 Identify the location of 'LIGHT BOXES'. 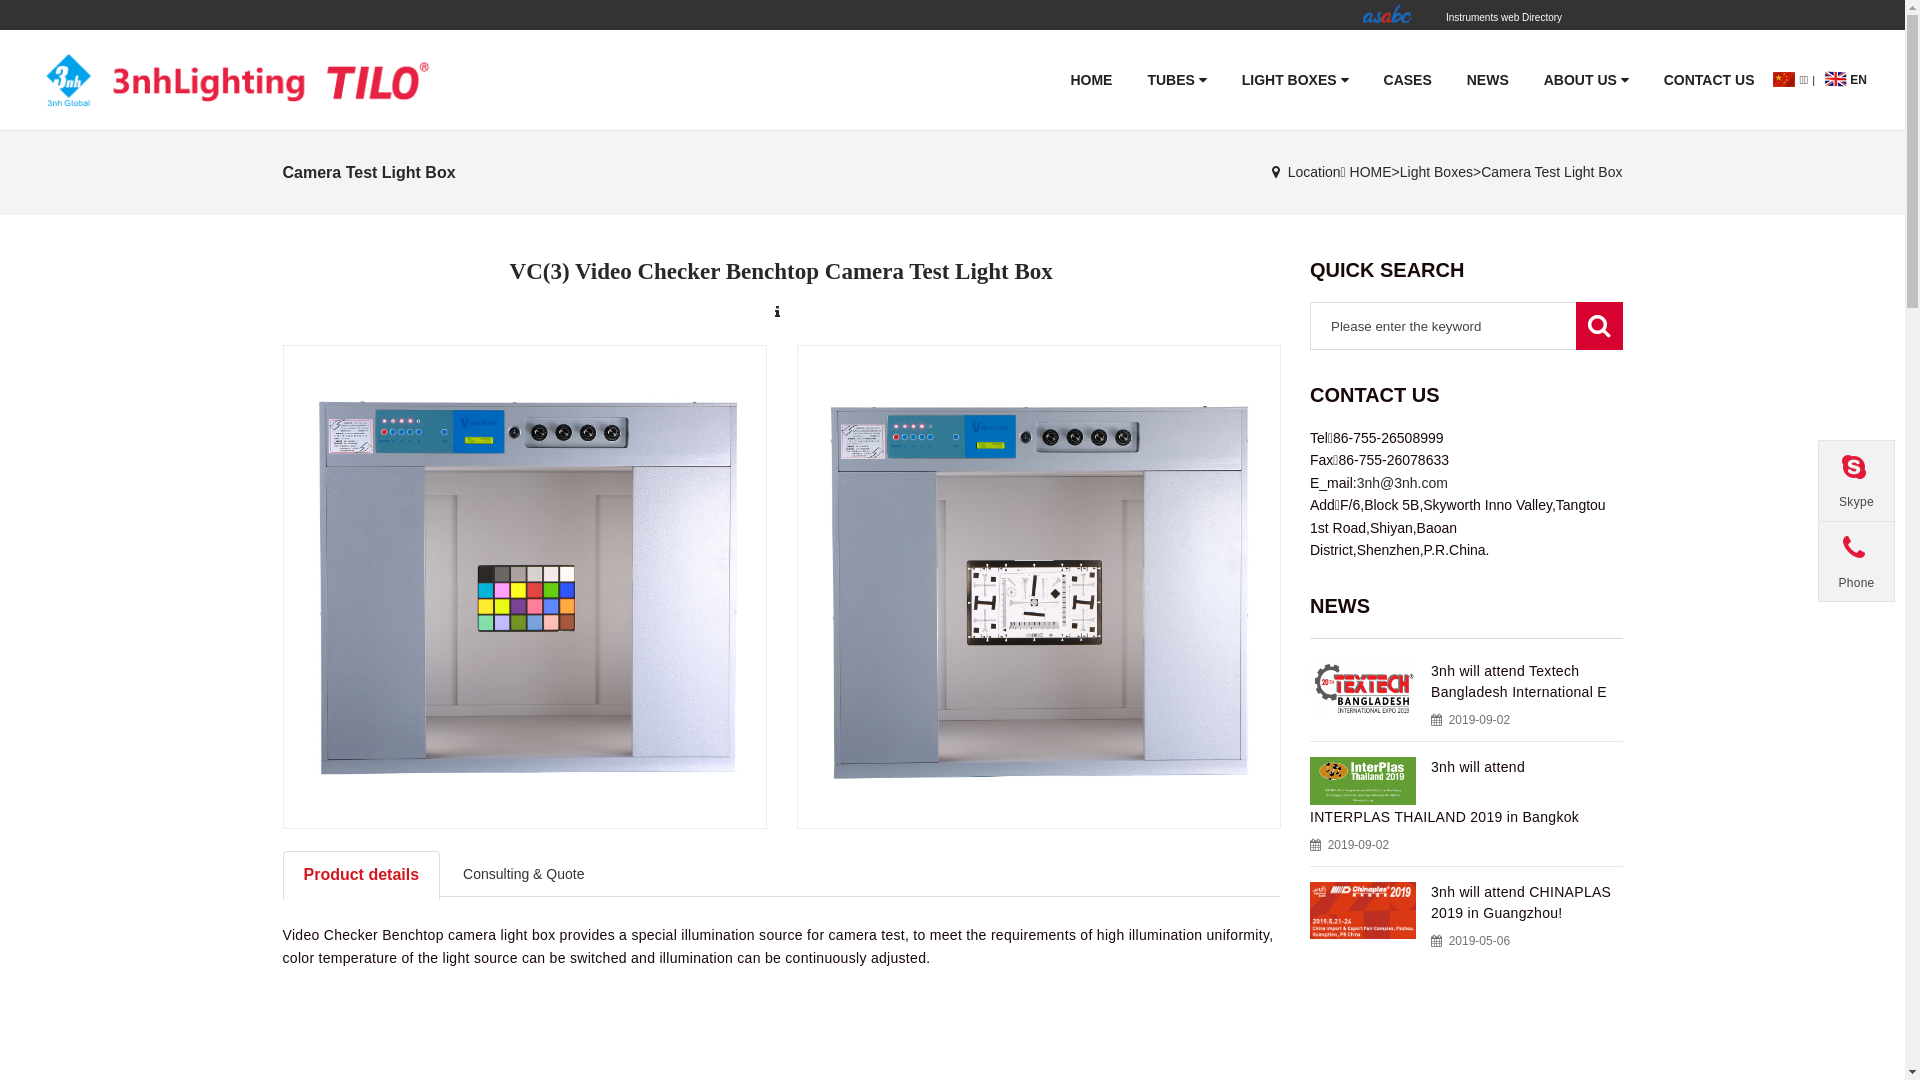
(1295, 79).